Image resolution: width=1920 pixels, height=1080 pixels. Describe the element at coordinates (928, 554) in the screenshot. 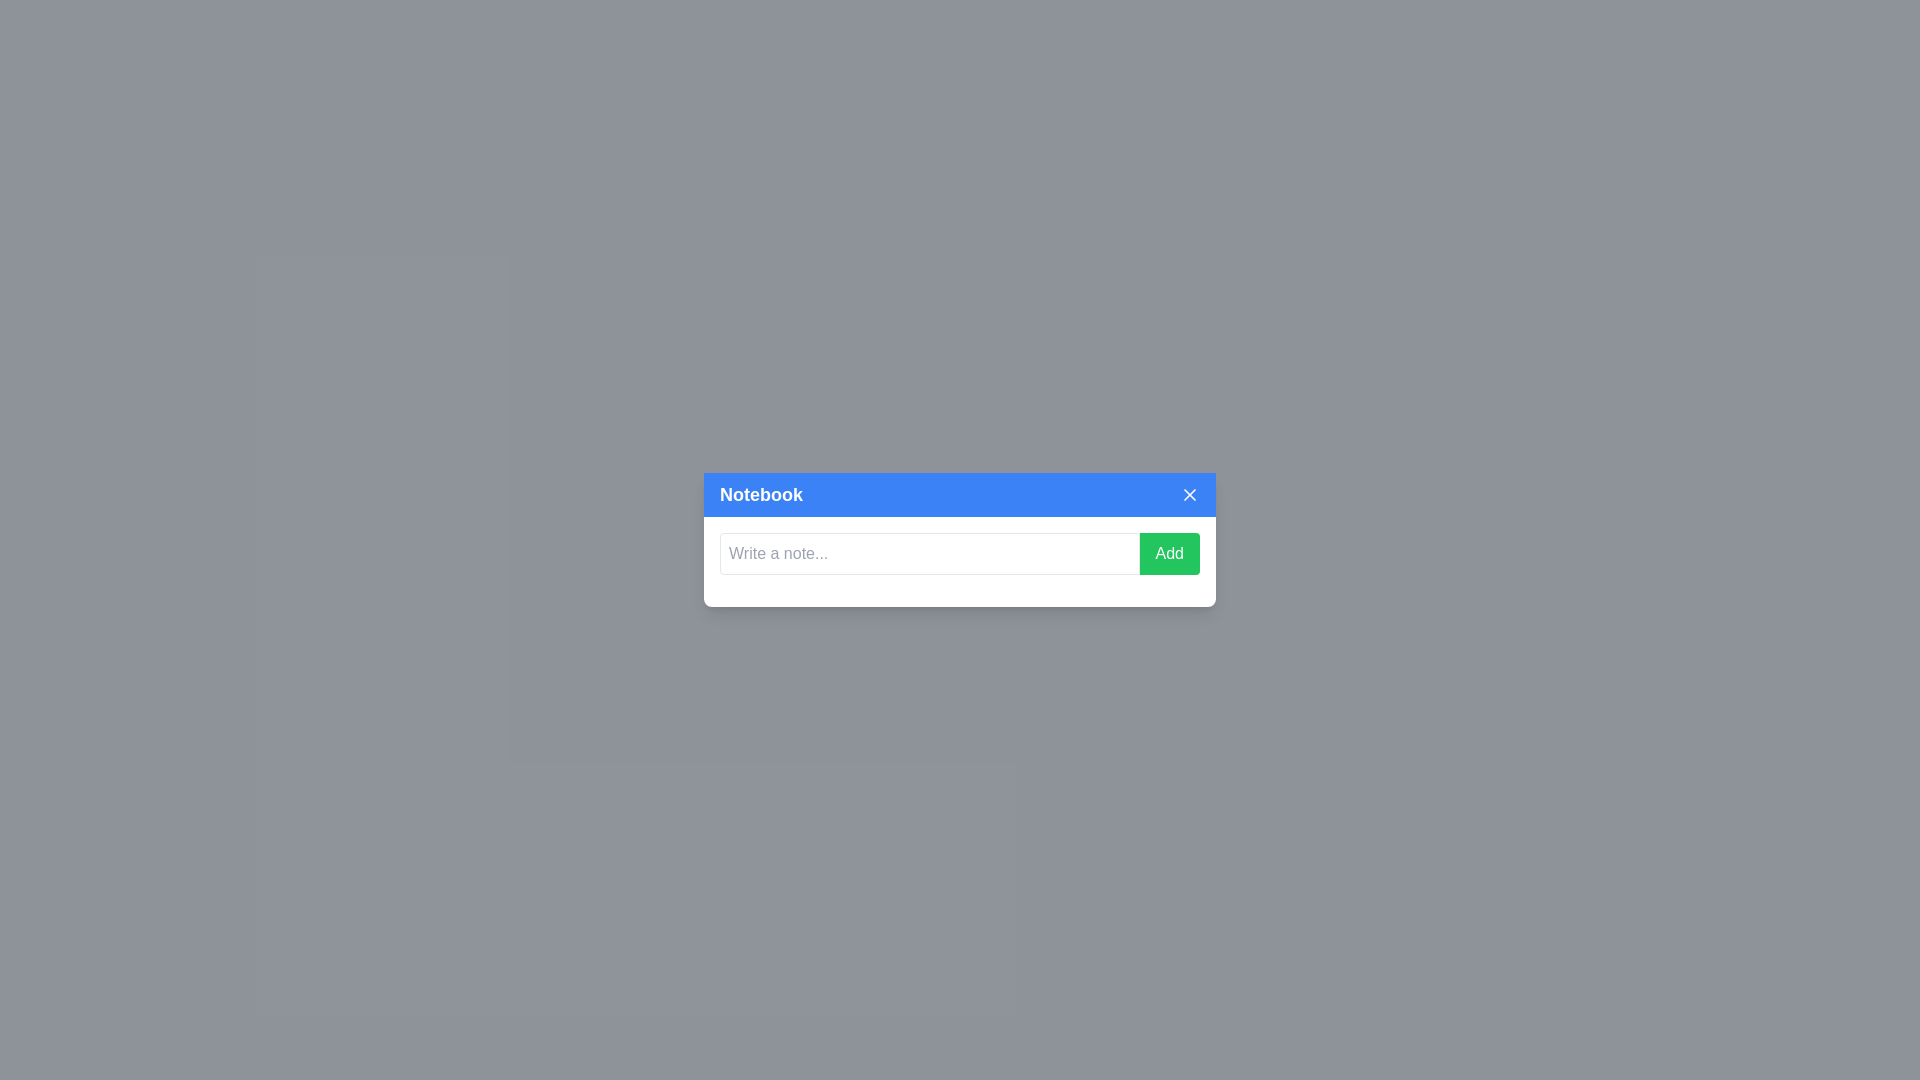

I see `the input field and type the desired note text` at that location.